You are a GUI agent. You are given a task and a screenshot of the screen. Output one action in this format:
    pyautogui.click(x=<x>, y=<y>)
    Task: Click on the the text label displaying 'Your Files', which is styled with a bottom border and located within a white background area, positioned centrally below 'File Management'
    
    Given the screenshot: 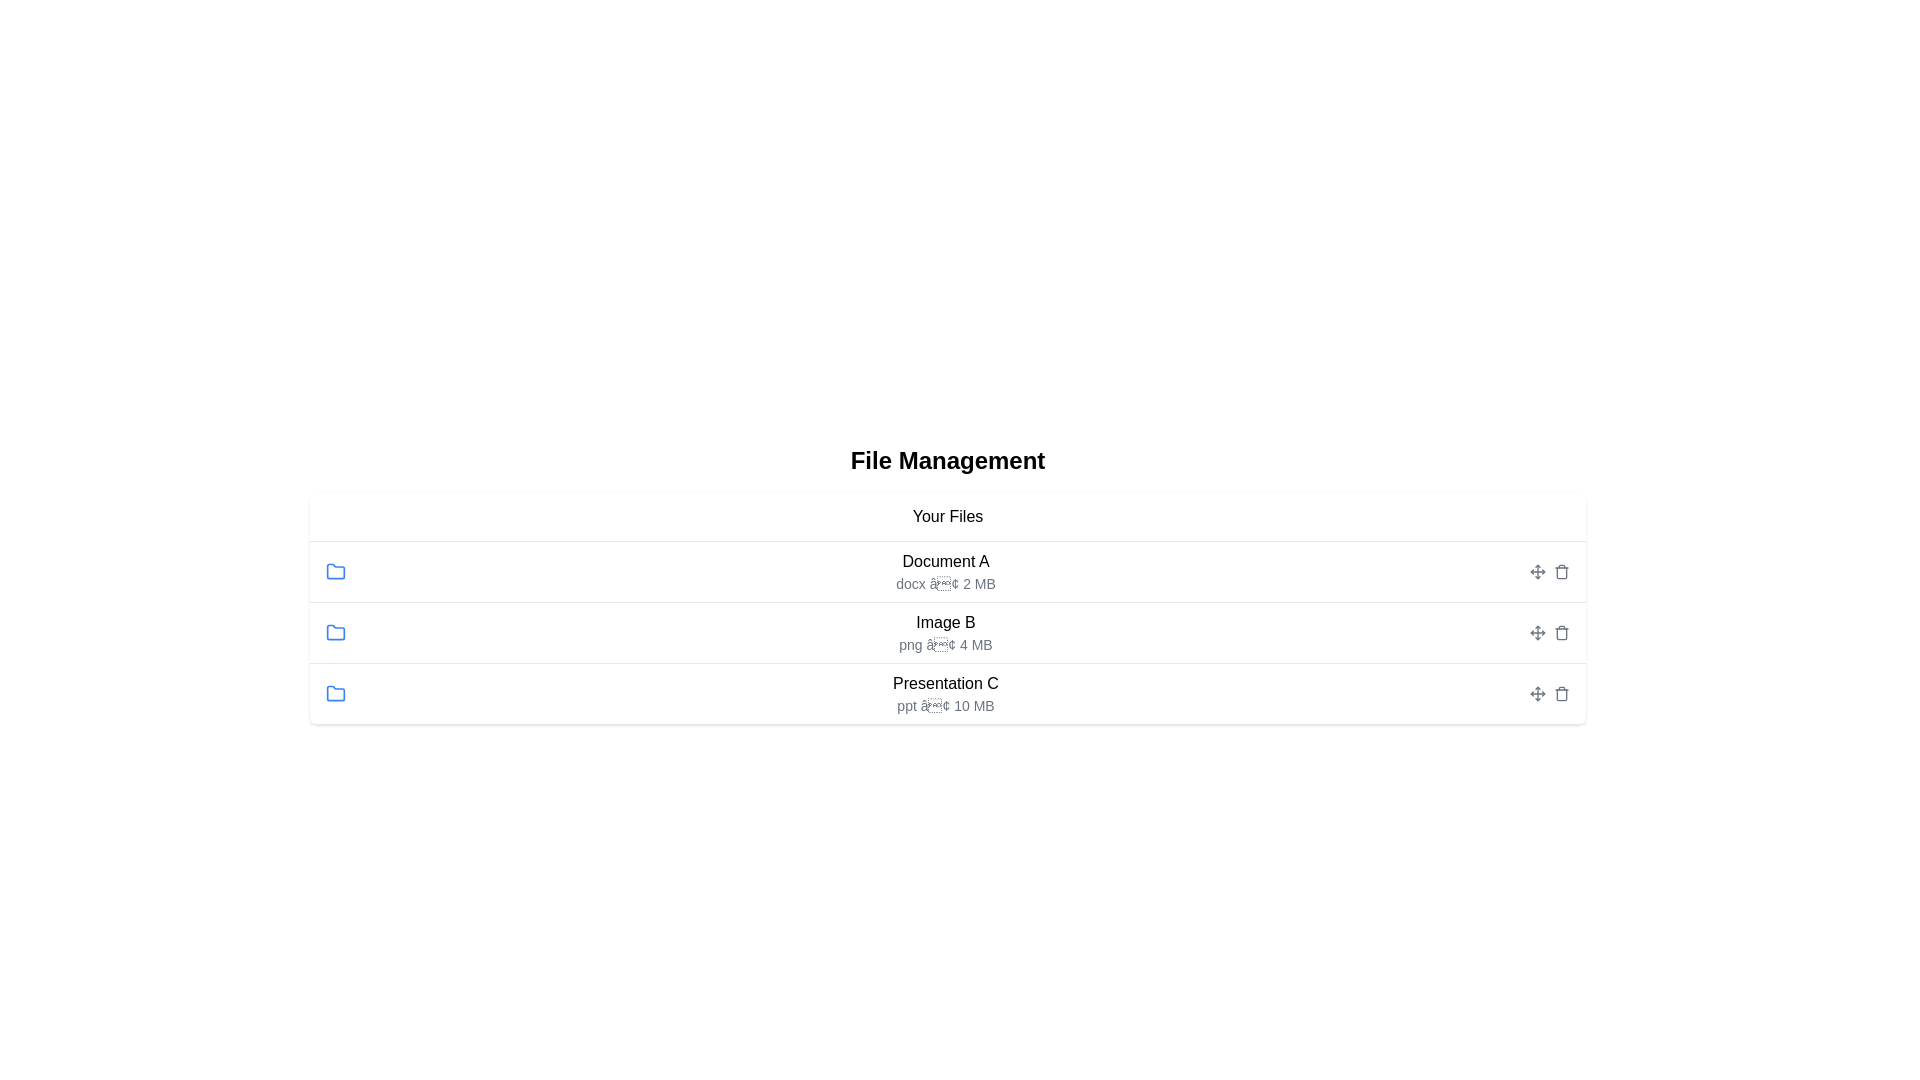 What is the action you would take?
    pyautogui.click(x=947, y=516)
    